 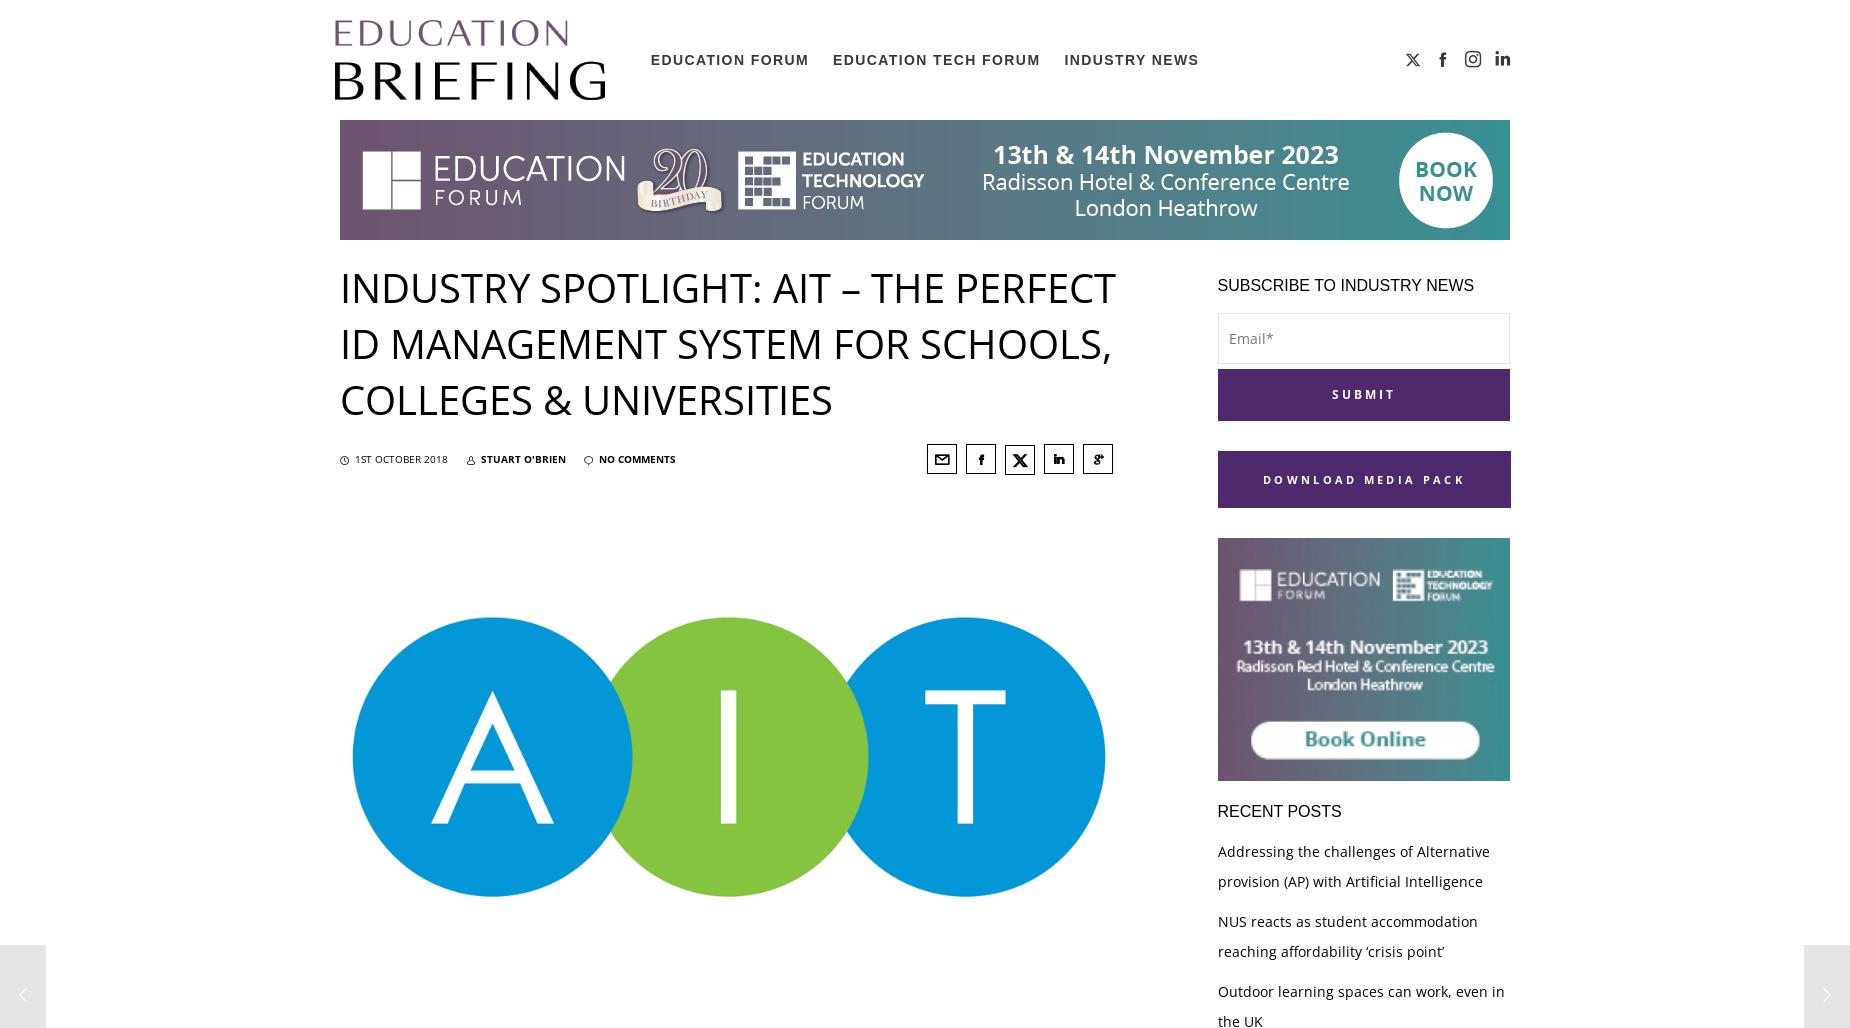 What do you see at coordinates (354, 458) in the screenshot?
I see `'1st October 2018'` at bounding box center [354, 458].